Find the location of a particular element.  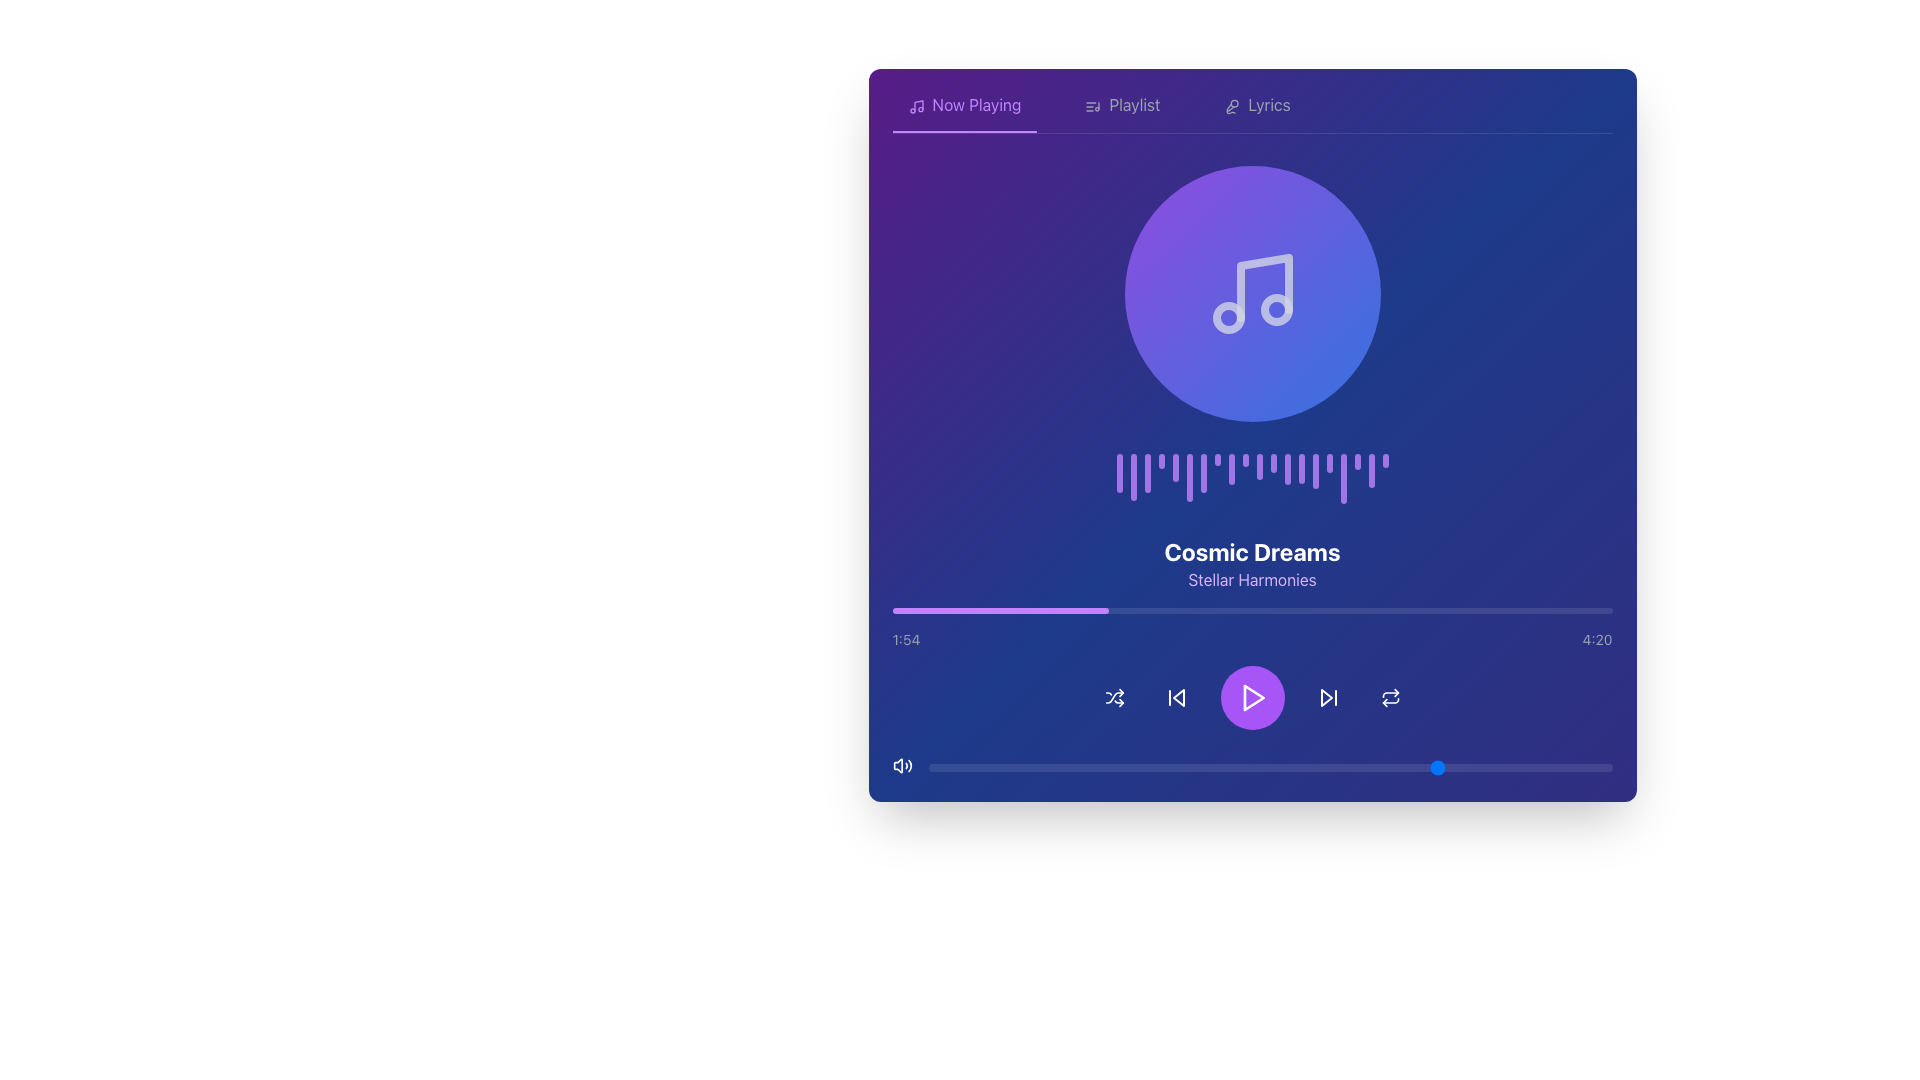

playback progress is located at coordinates (989, 609).